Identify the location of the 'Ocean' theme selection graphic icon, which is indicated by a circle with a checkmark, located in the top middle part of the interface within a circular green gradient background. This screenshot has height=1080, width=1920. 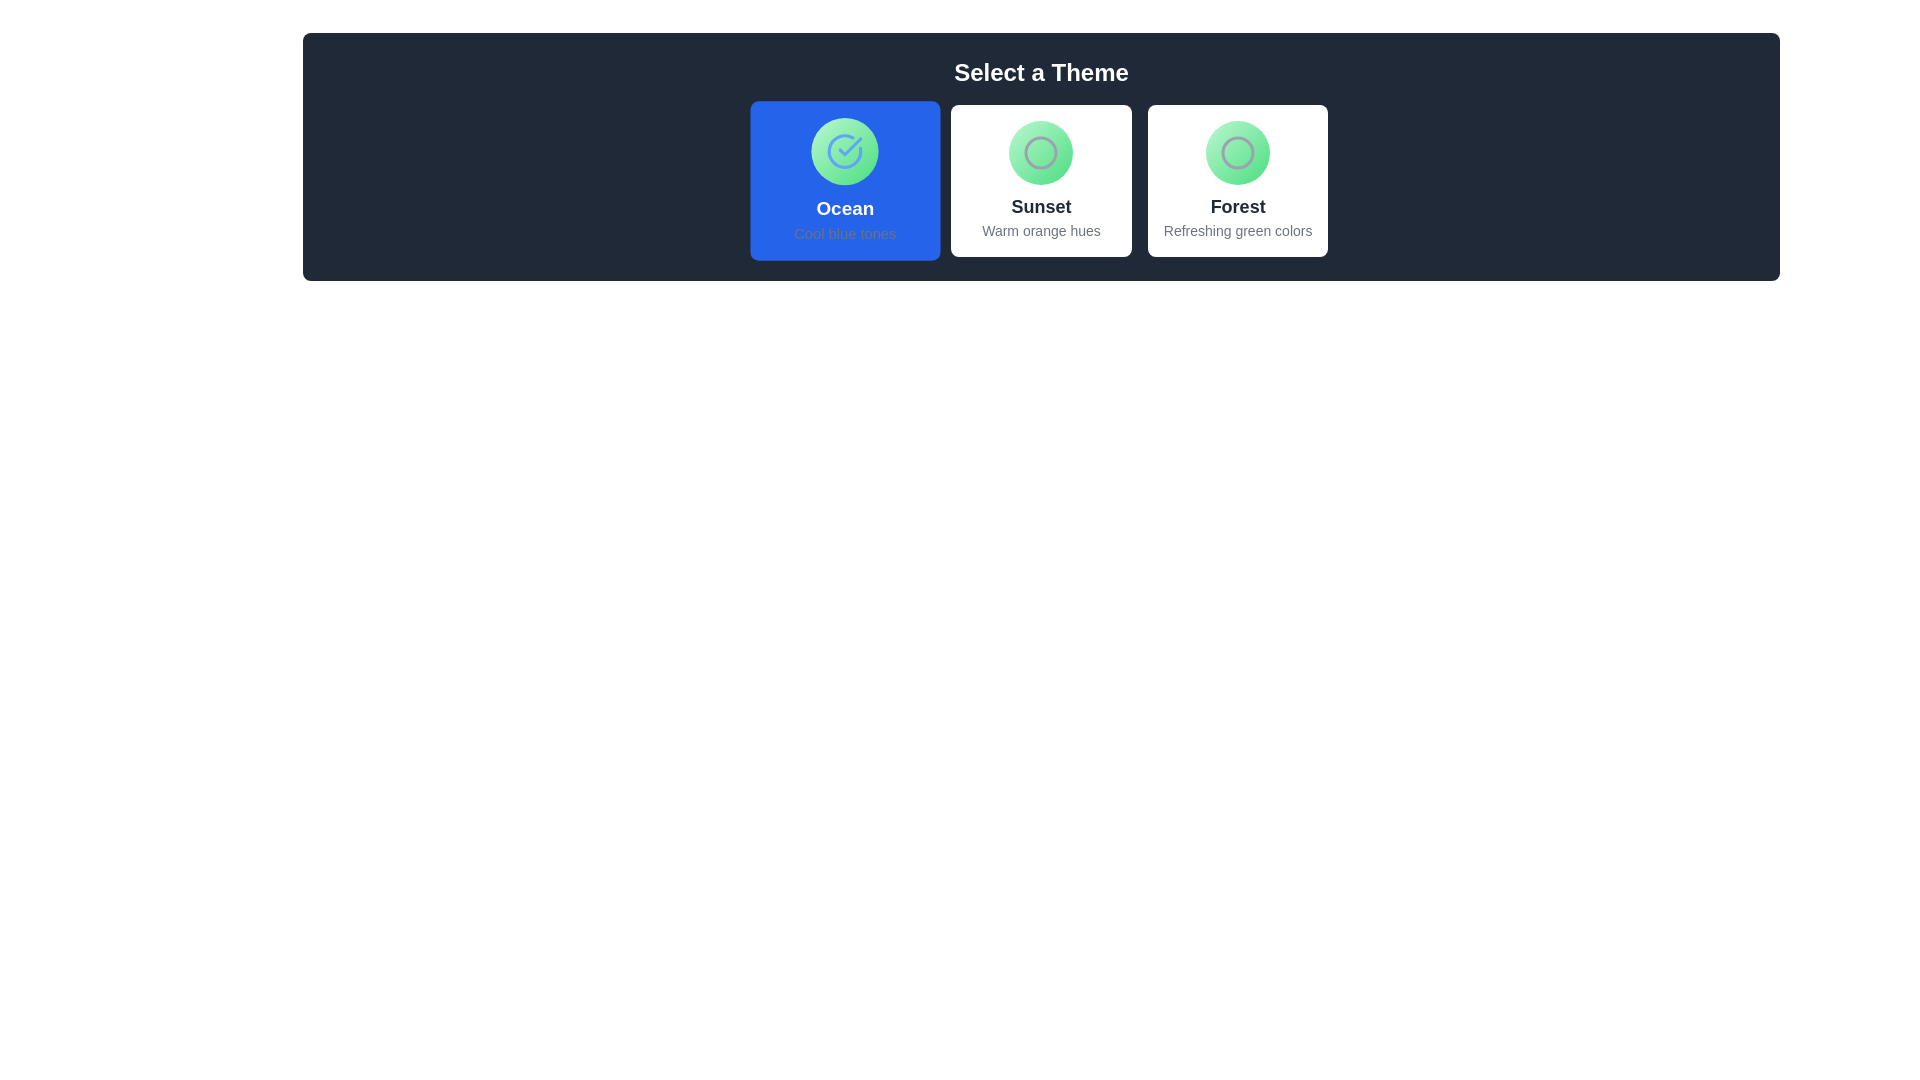
(844, 150).